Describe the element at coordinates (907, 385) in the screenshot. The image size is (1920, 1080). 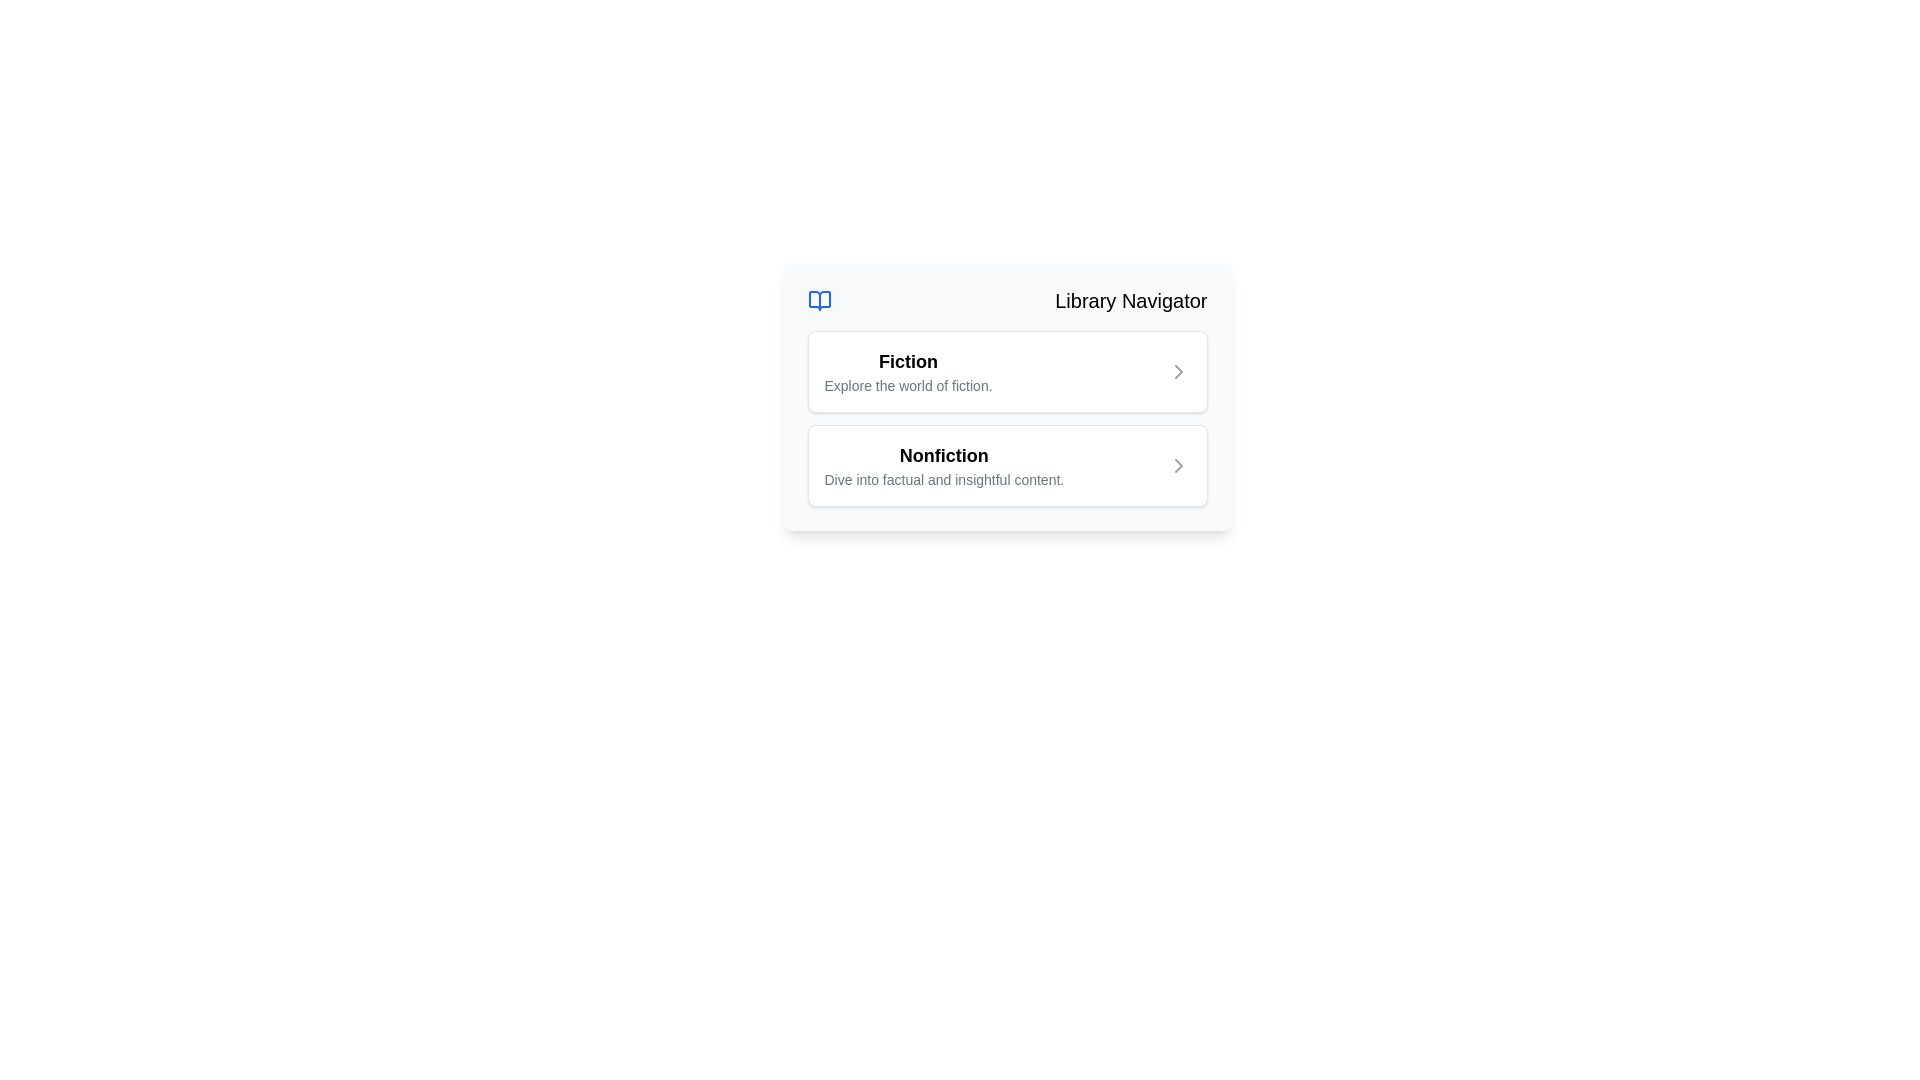
I see `the descriptive text element located beneath the 'Fiction' label in the Library Navigator interface` at that location.